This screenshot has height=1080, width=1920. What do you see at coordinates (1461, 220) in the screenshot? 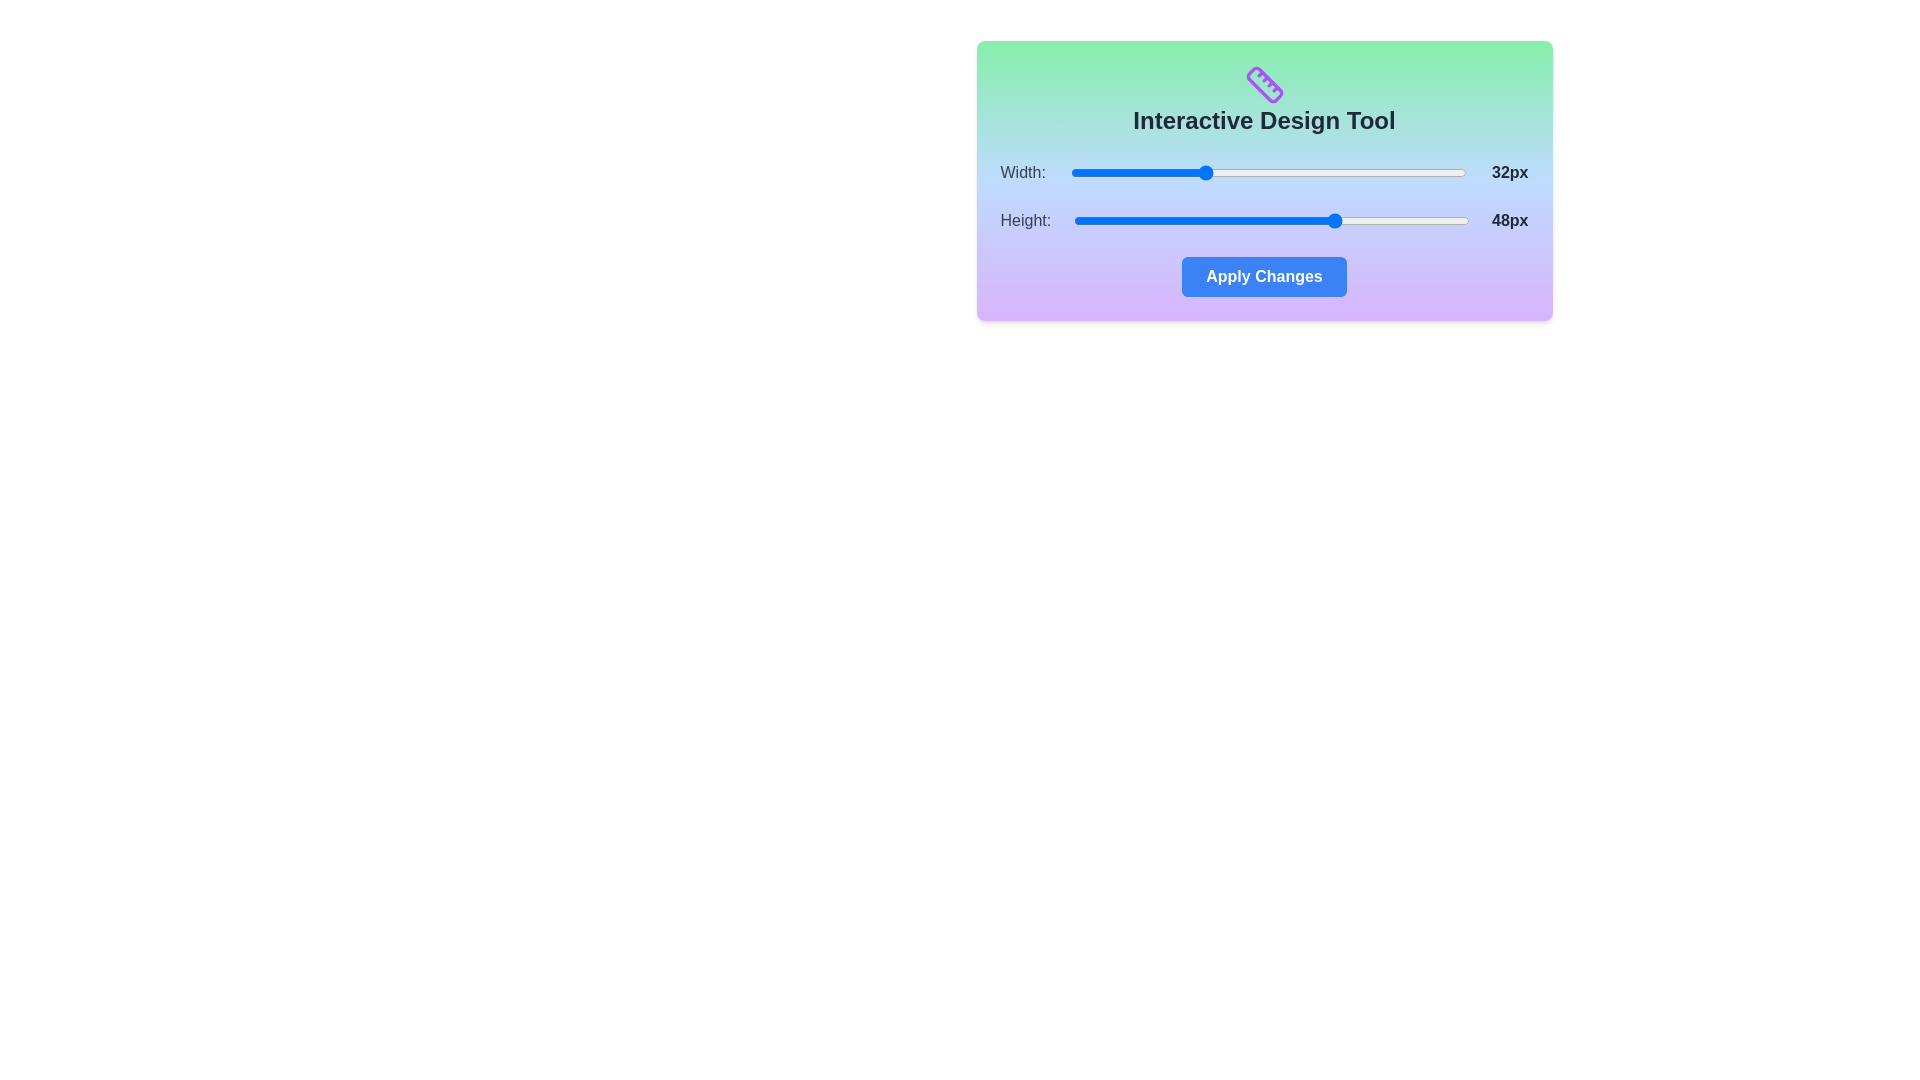
I see `the 'Height' slider to set its value to 63` at bounding box center [1461, 220].